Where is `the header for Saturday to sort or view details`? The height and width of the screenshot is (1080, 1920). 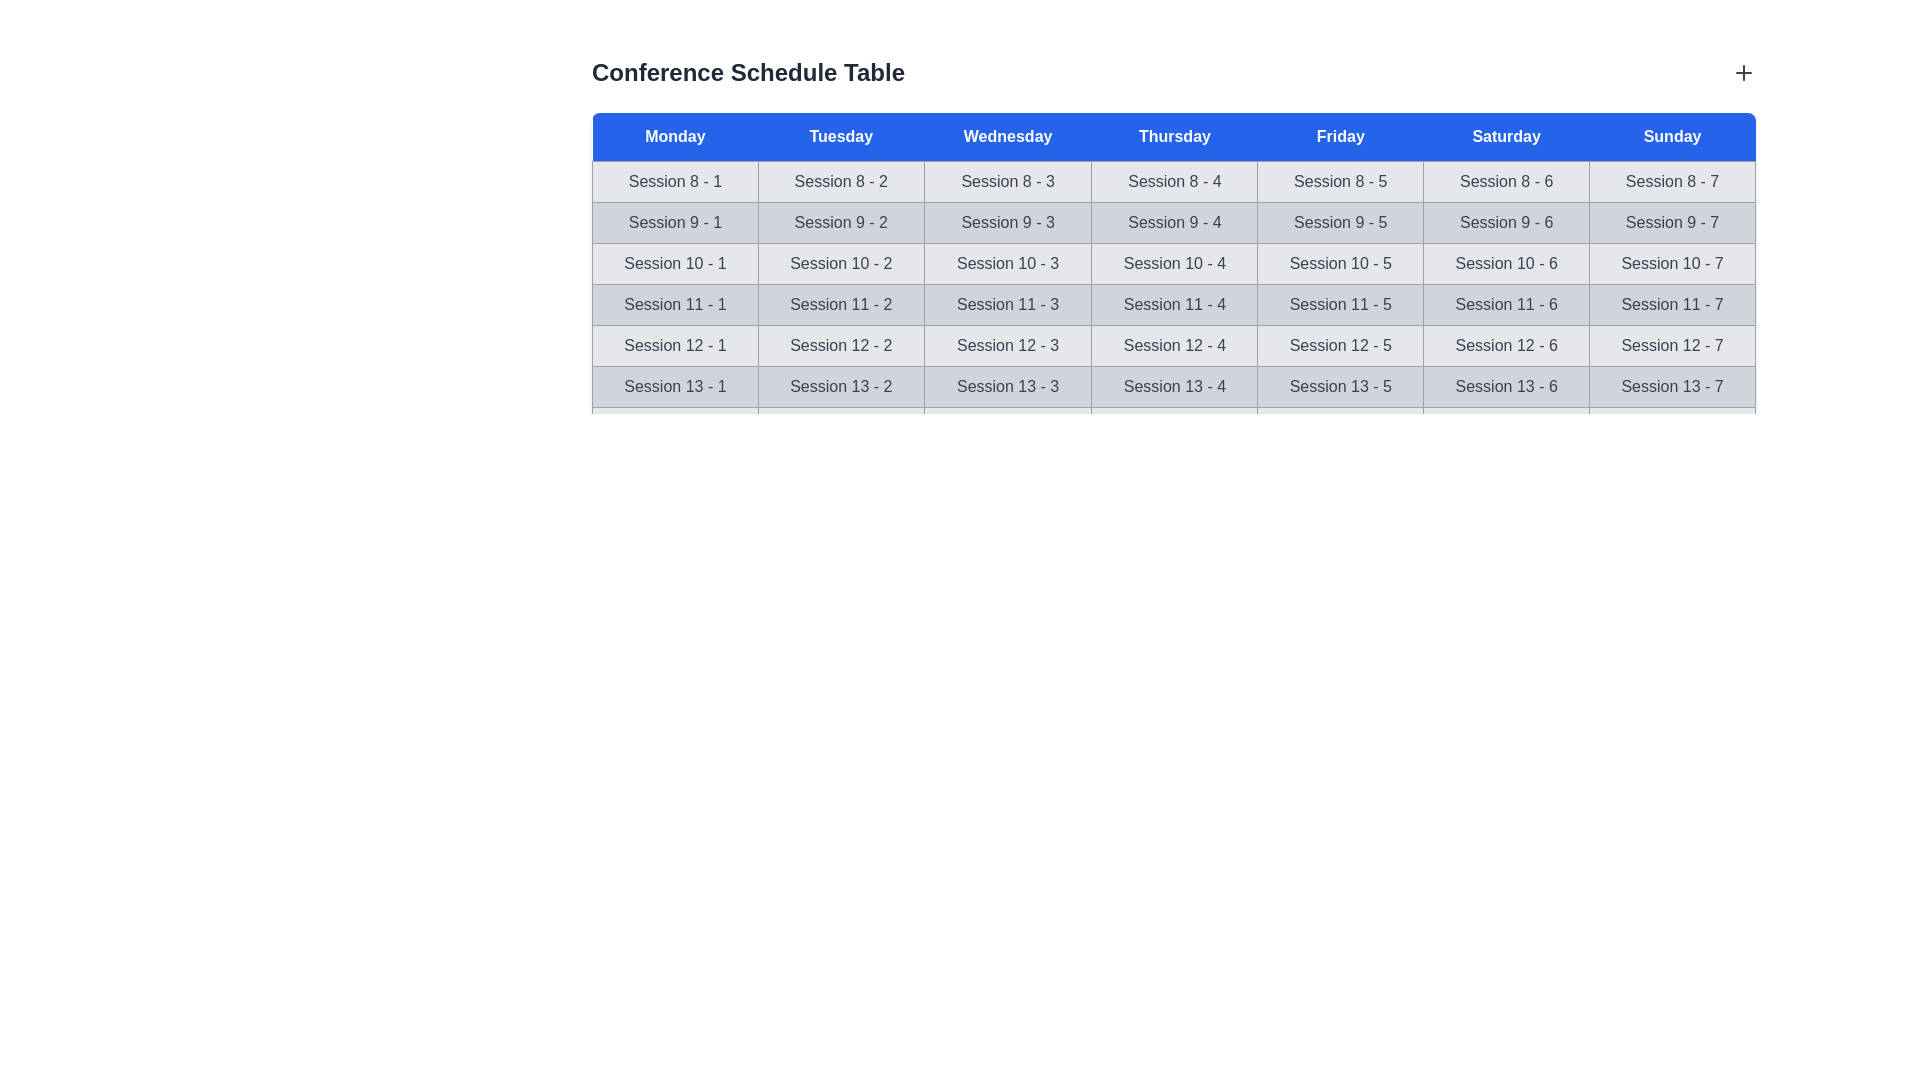 the header for Saturday to sort or view details is located at coordinates (1506, 136).